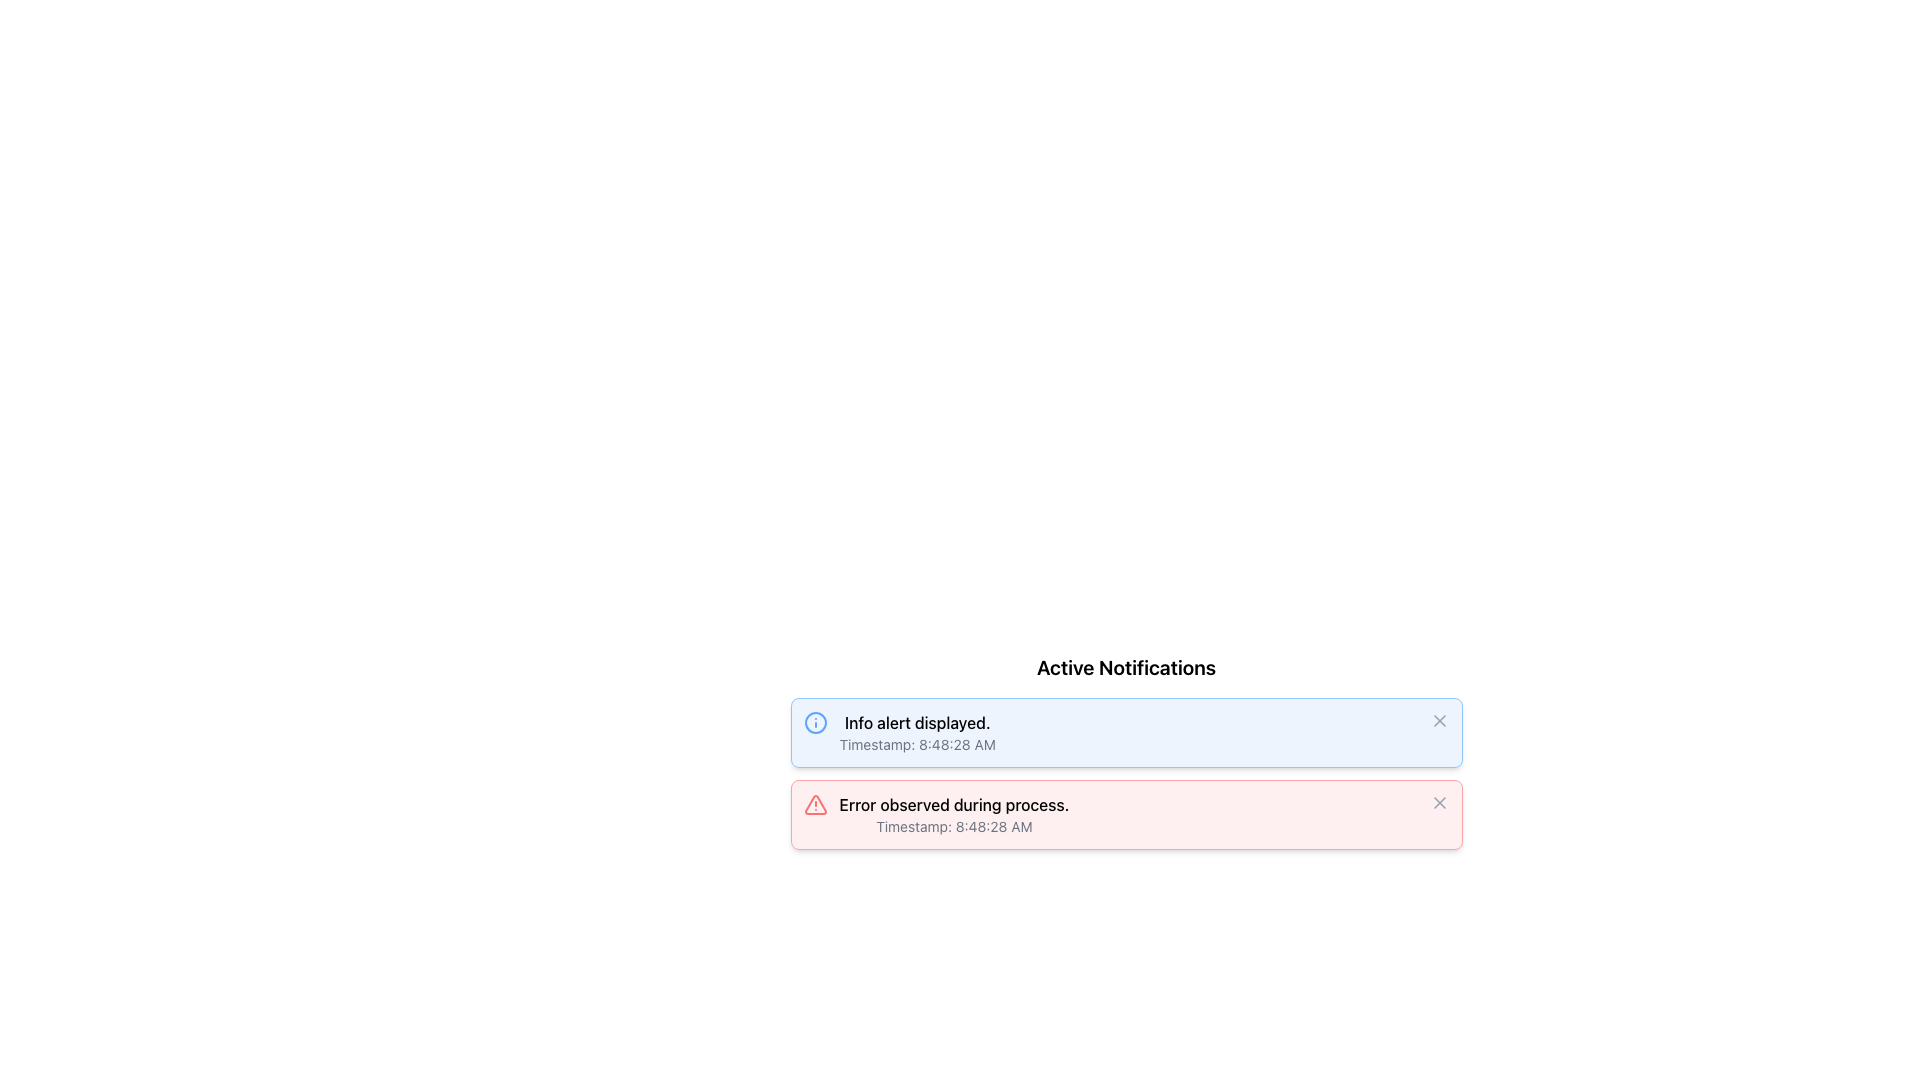  I want to click on the text label displaying 'Timestamp: 8:48:28 AM' located at the bottom of the red notification card under the header 'Error observed during process.', so click(953, 826).